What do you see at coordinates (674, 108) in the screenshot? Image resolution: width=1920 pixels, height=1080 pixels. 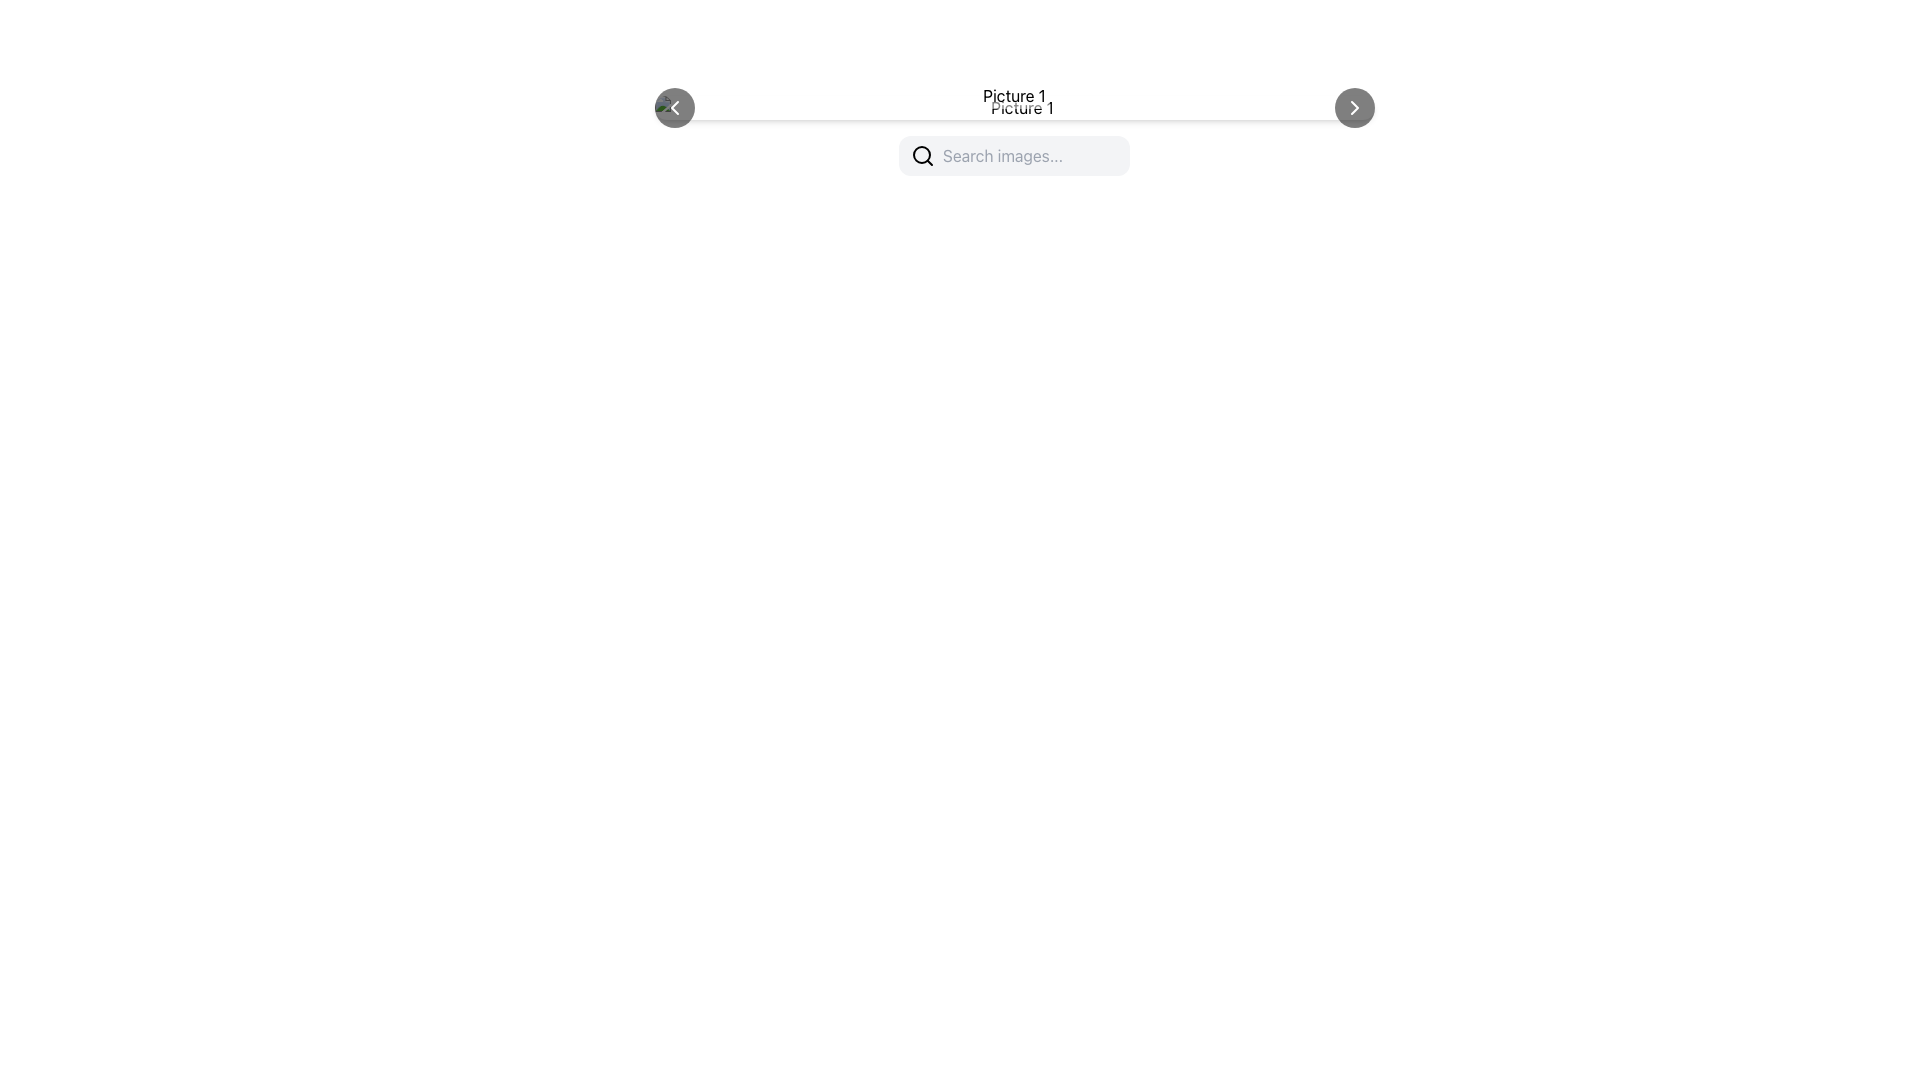 I see `the small, left-facing chevron icon, which is white on a semi-transparent black circular background` at bounding box center [674, 108].